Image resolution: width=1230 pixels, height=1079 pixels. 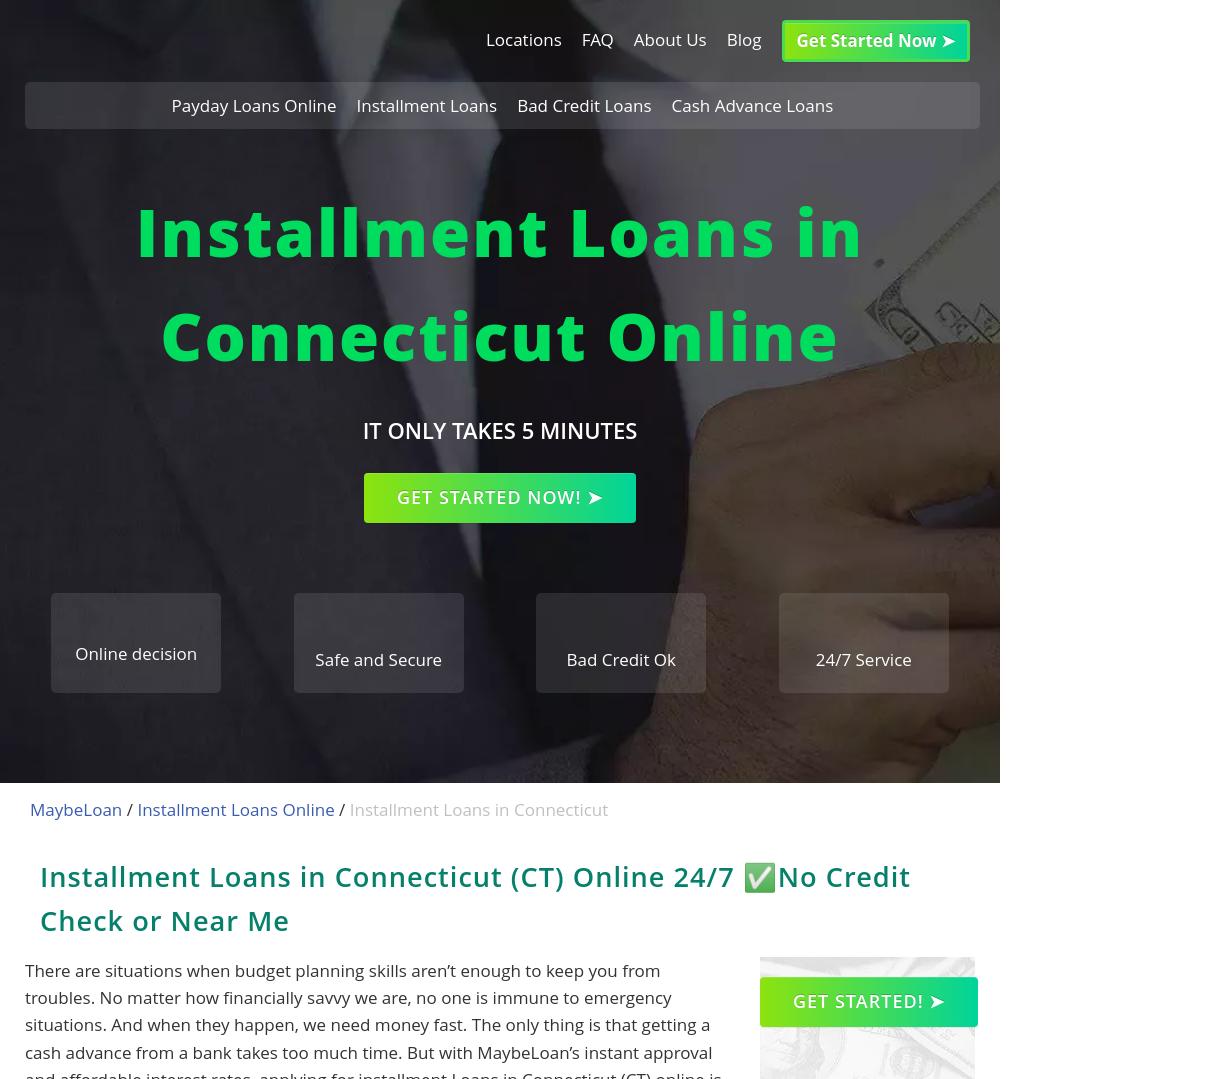 I want to click on 'About Us', so click(x=669, y=38).